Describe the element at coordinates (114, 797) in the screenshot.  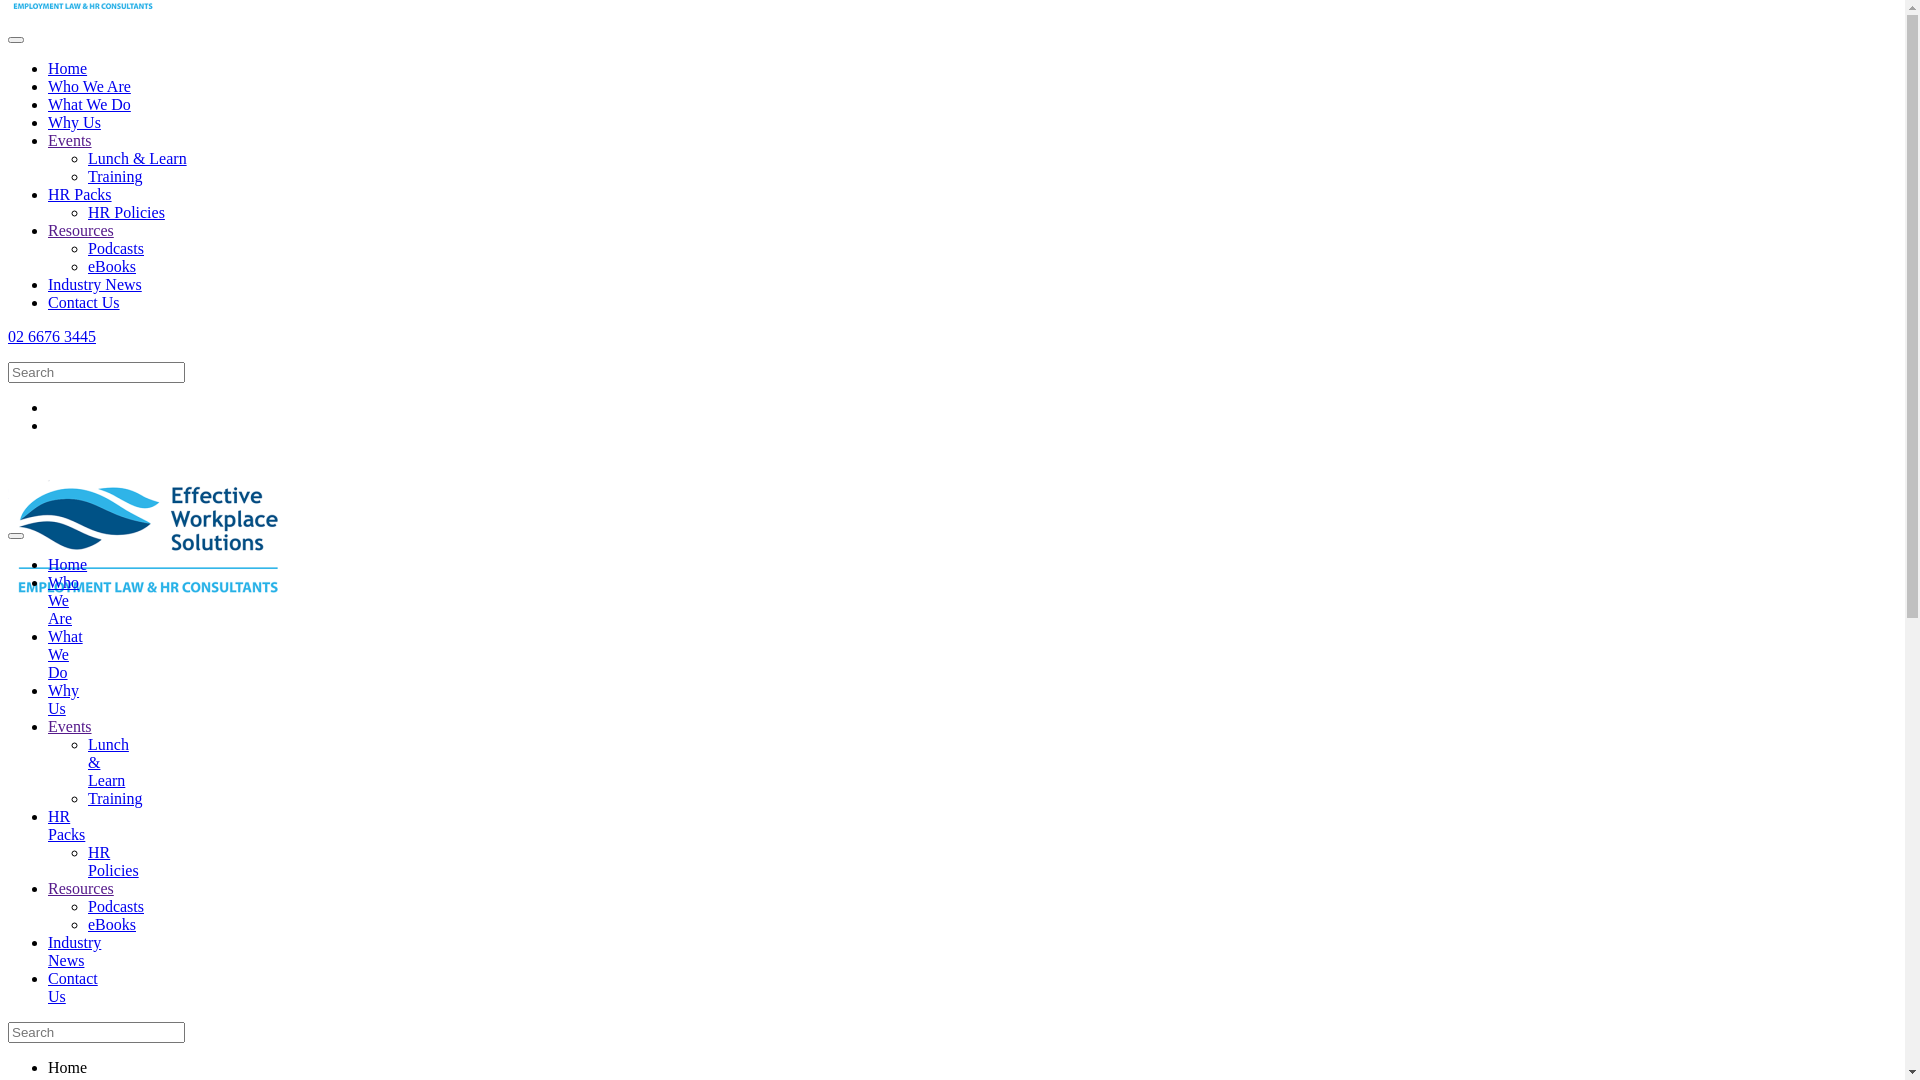
I see `'Training'` at that location.